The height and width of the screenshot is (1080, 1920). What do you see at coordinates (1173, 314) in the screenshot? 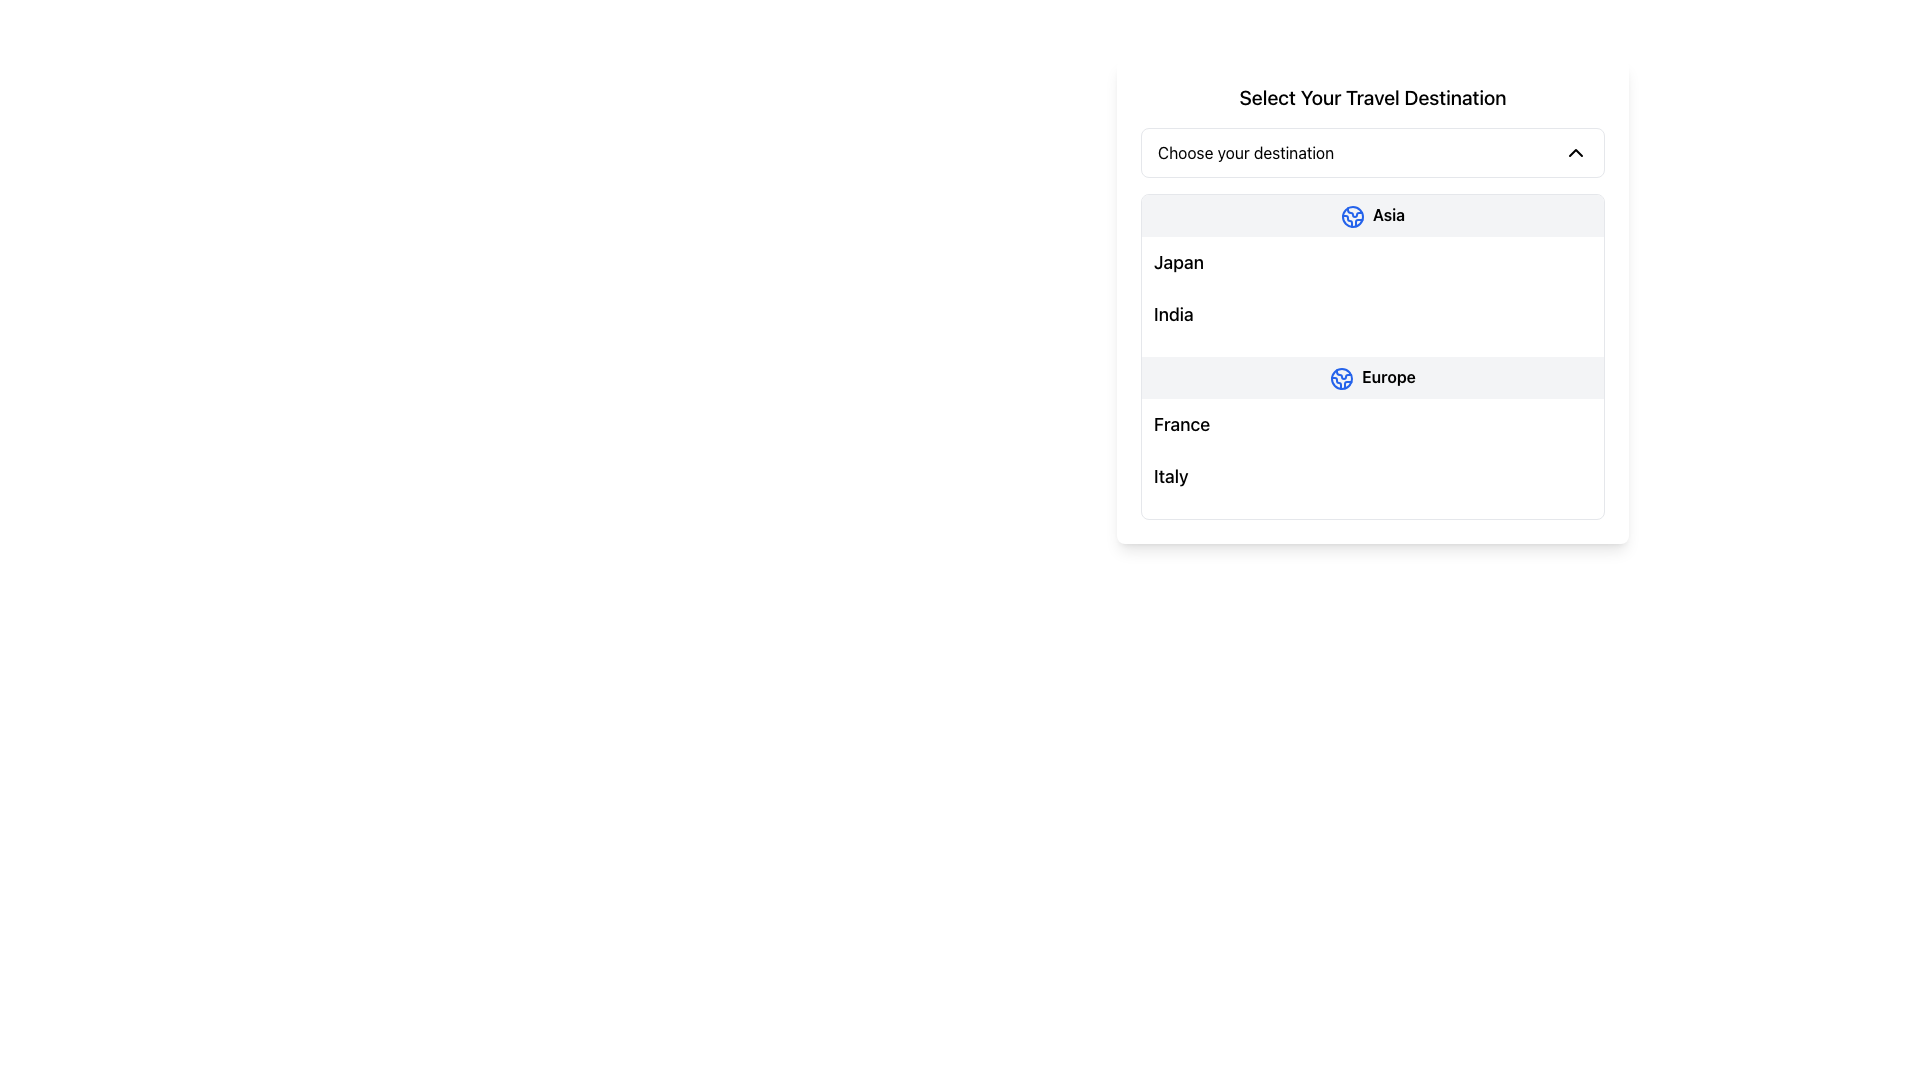
I see `the static text label indicating the travel destination 'India', which is the second entry under the 'Asia' heading in the list of travel destinations` at bounding box center [1173, 314].